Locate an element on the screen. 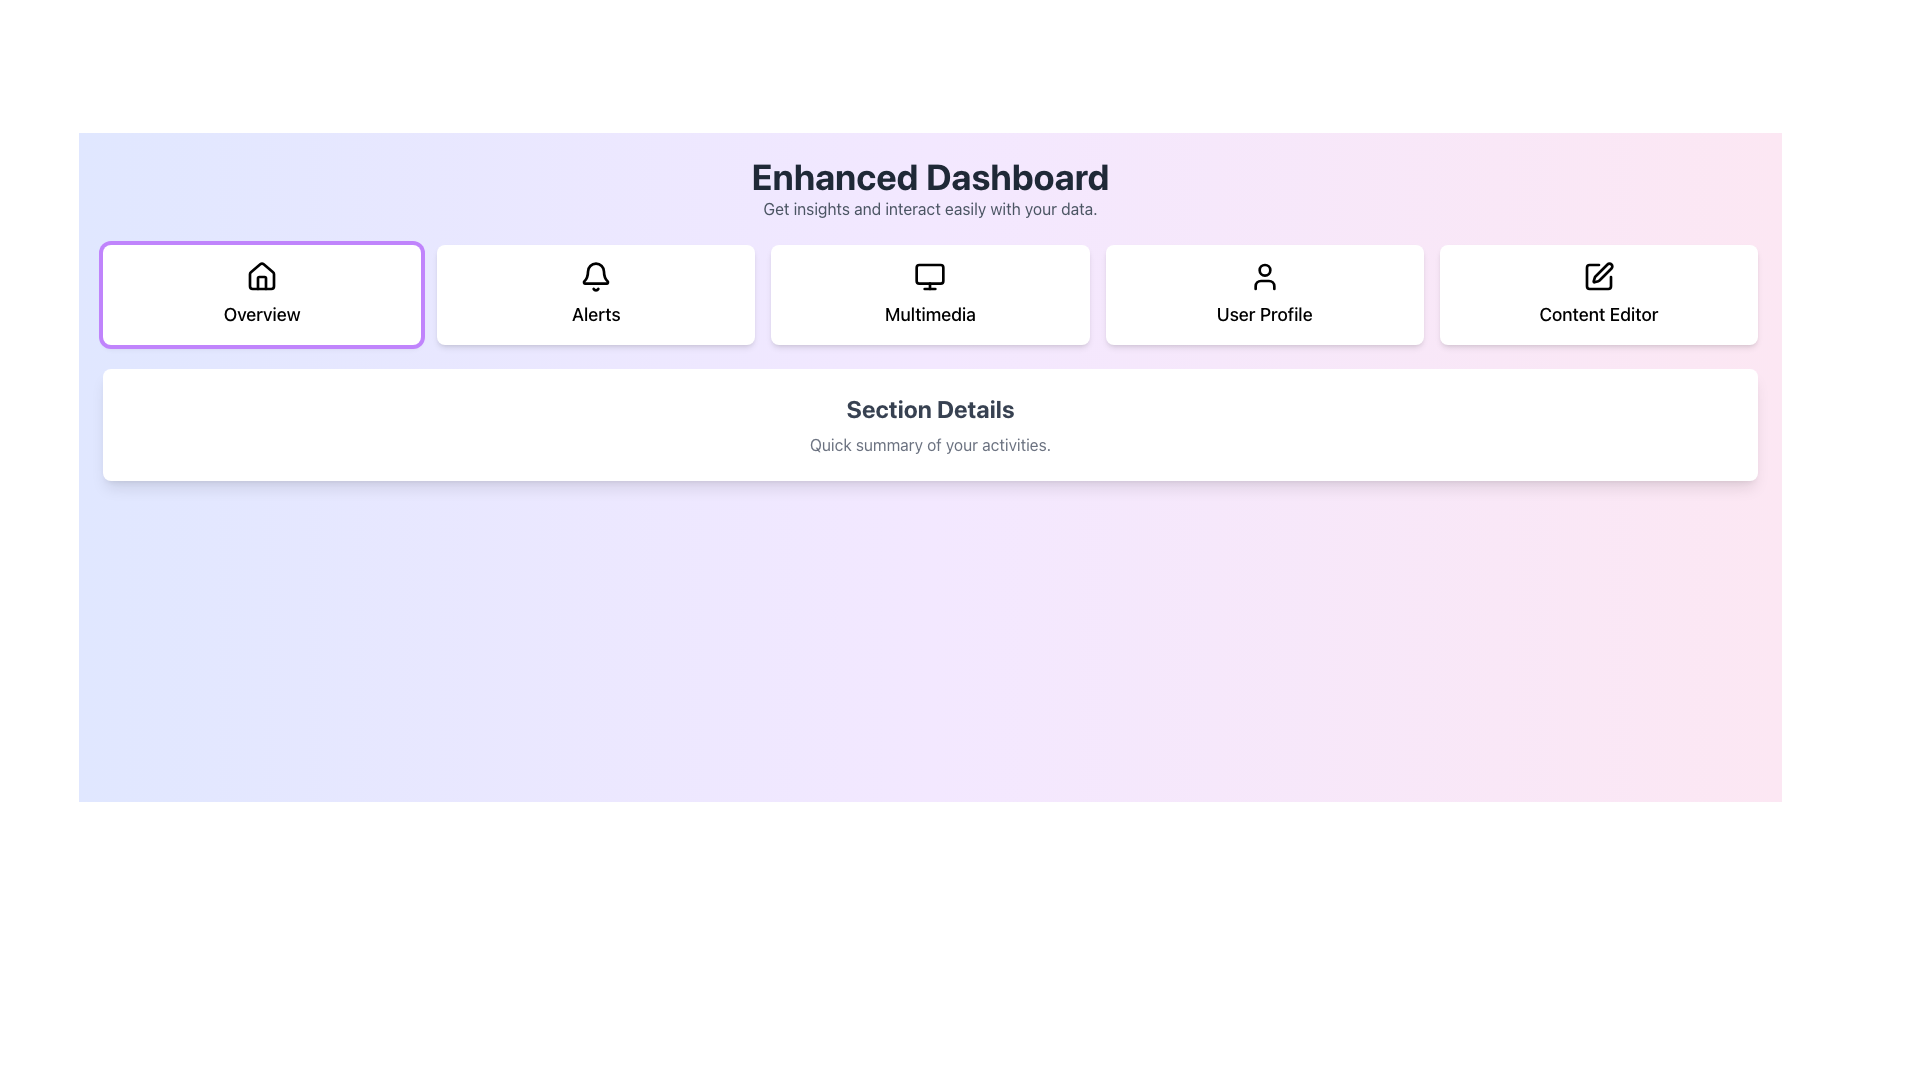  the static text label displaying 'Multimedia', which is centrally aligned below a monitor icon in a button-like structure, specifically the third button in a row of similar buttons is located at coordinates (929, 315).